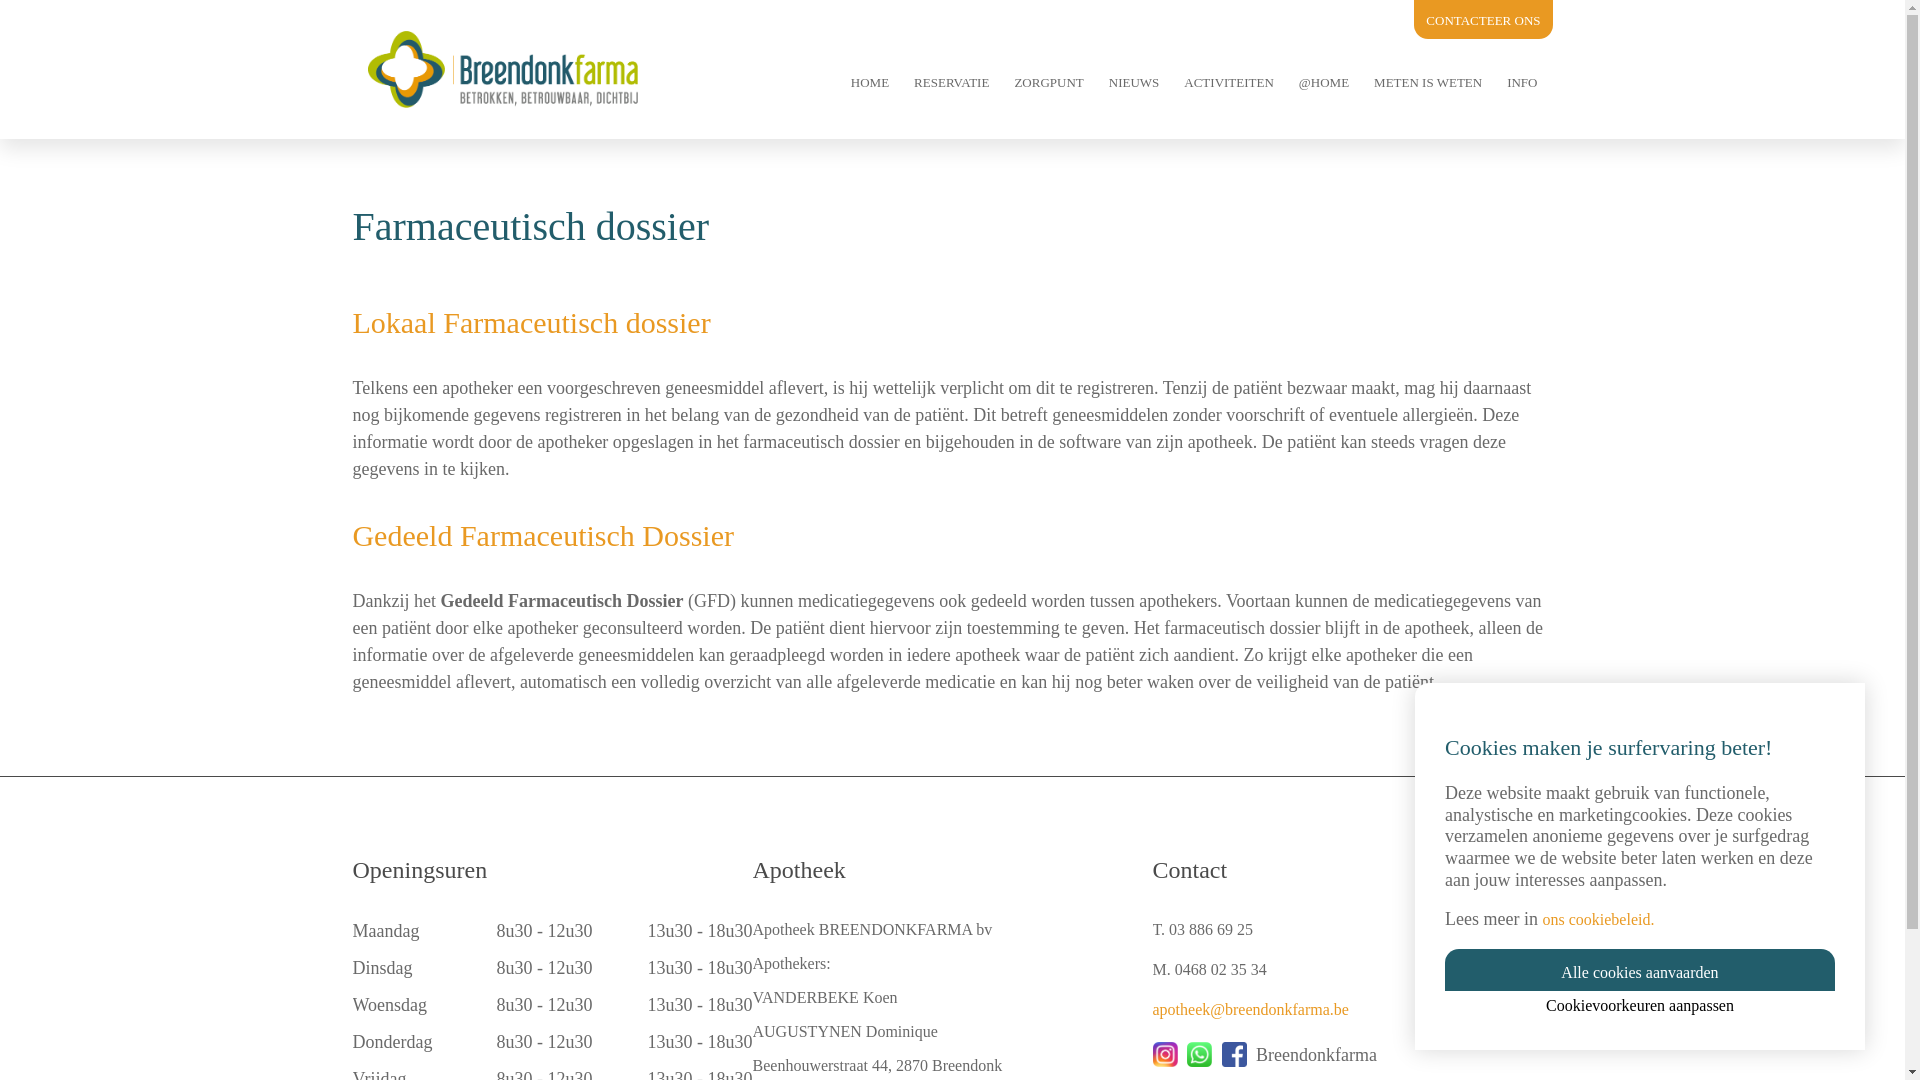 Image resolution: width=1920 pixels, height=1080 pixels. I want to click on 'CONTACTEER ONS', so click(1483, 20).